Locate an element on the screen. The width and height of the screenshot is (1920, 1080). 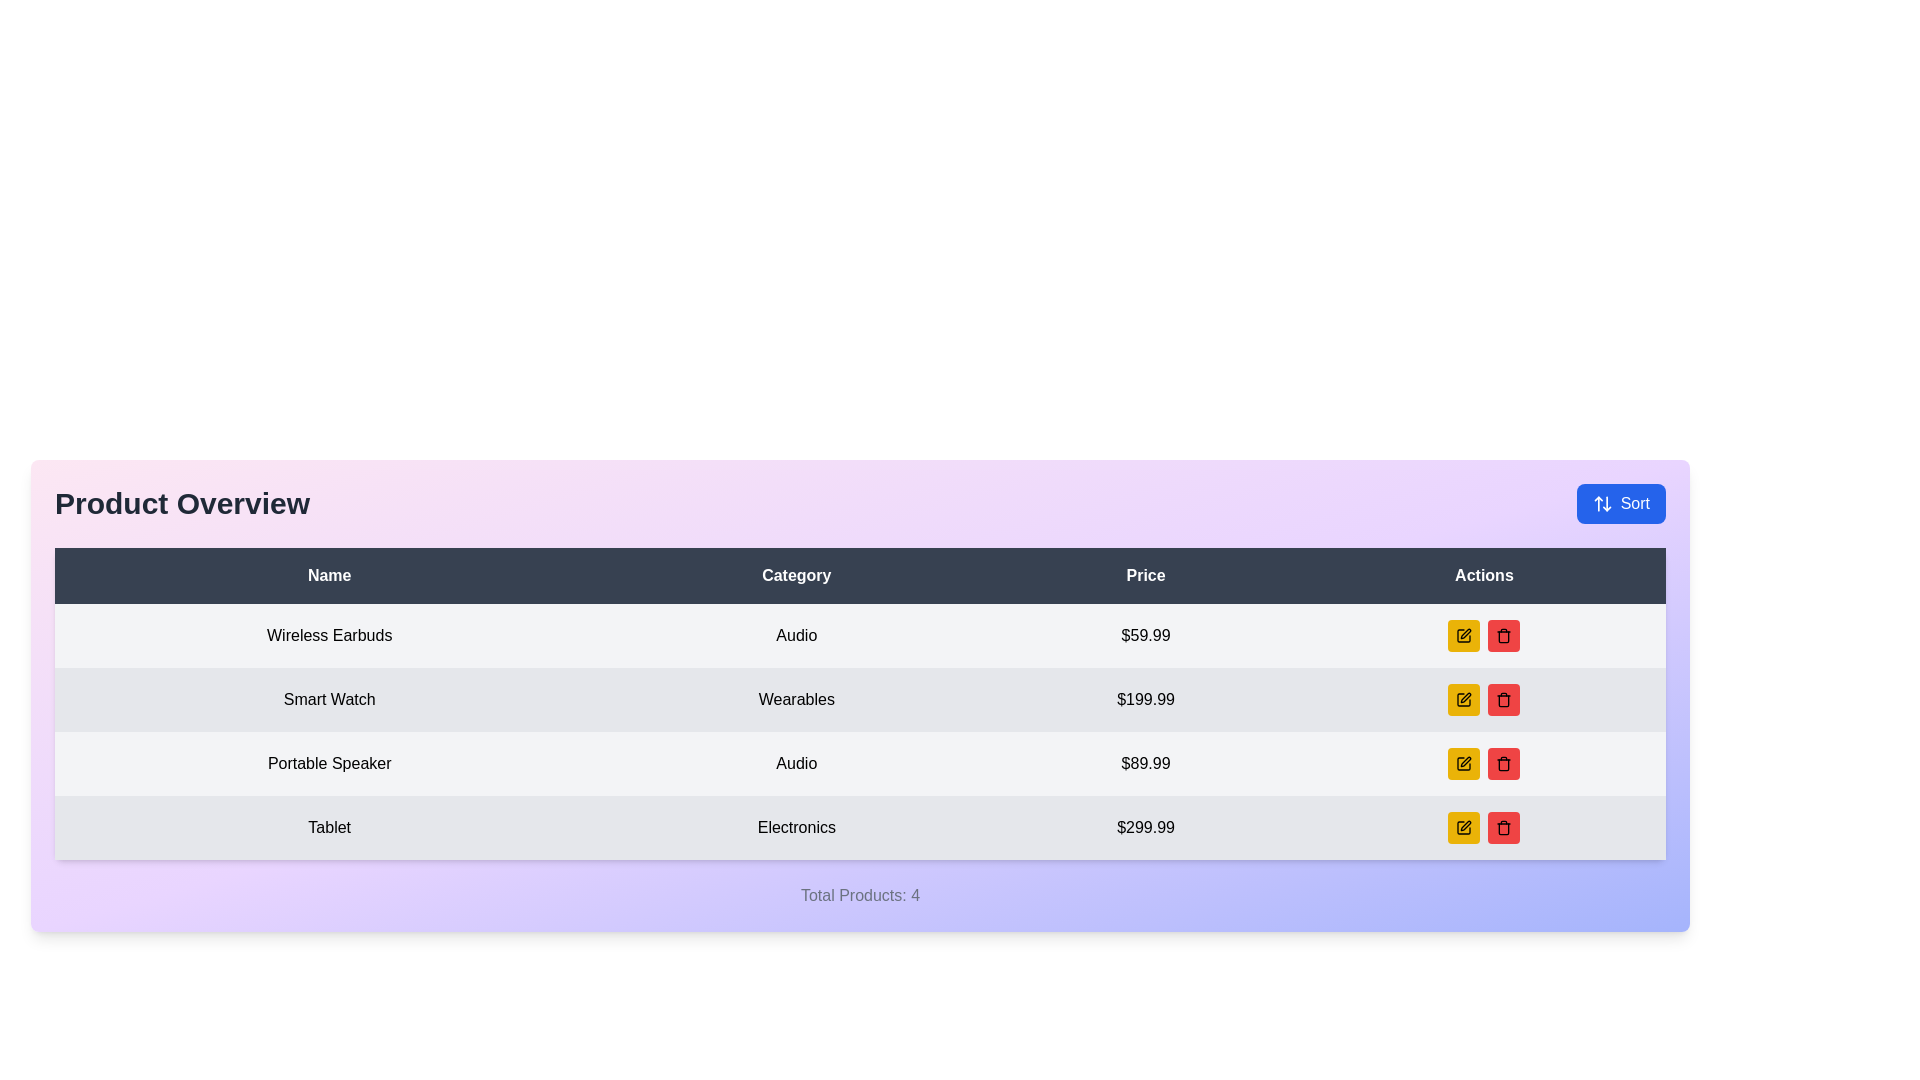
the trash can icon located in the Actions column of the table is located at coordinates (1504, 765).